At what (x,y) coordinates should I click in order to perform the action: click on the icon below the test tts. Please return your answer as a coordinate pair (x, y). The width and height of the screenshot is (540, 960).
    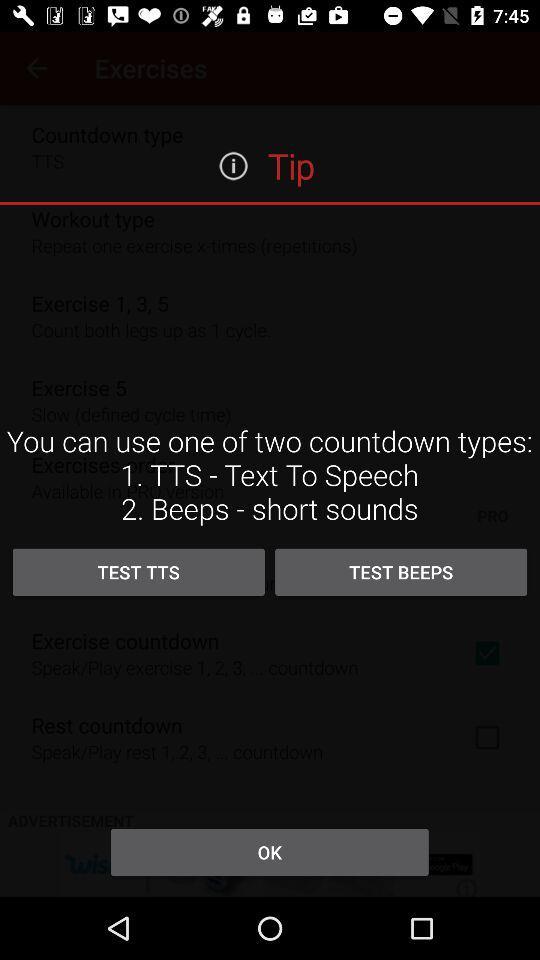
    Looking at the image, I should click on (269, 851).